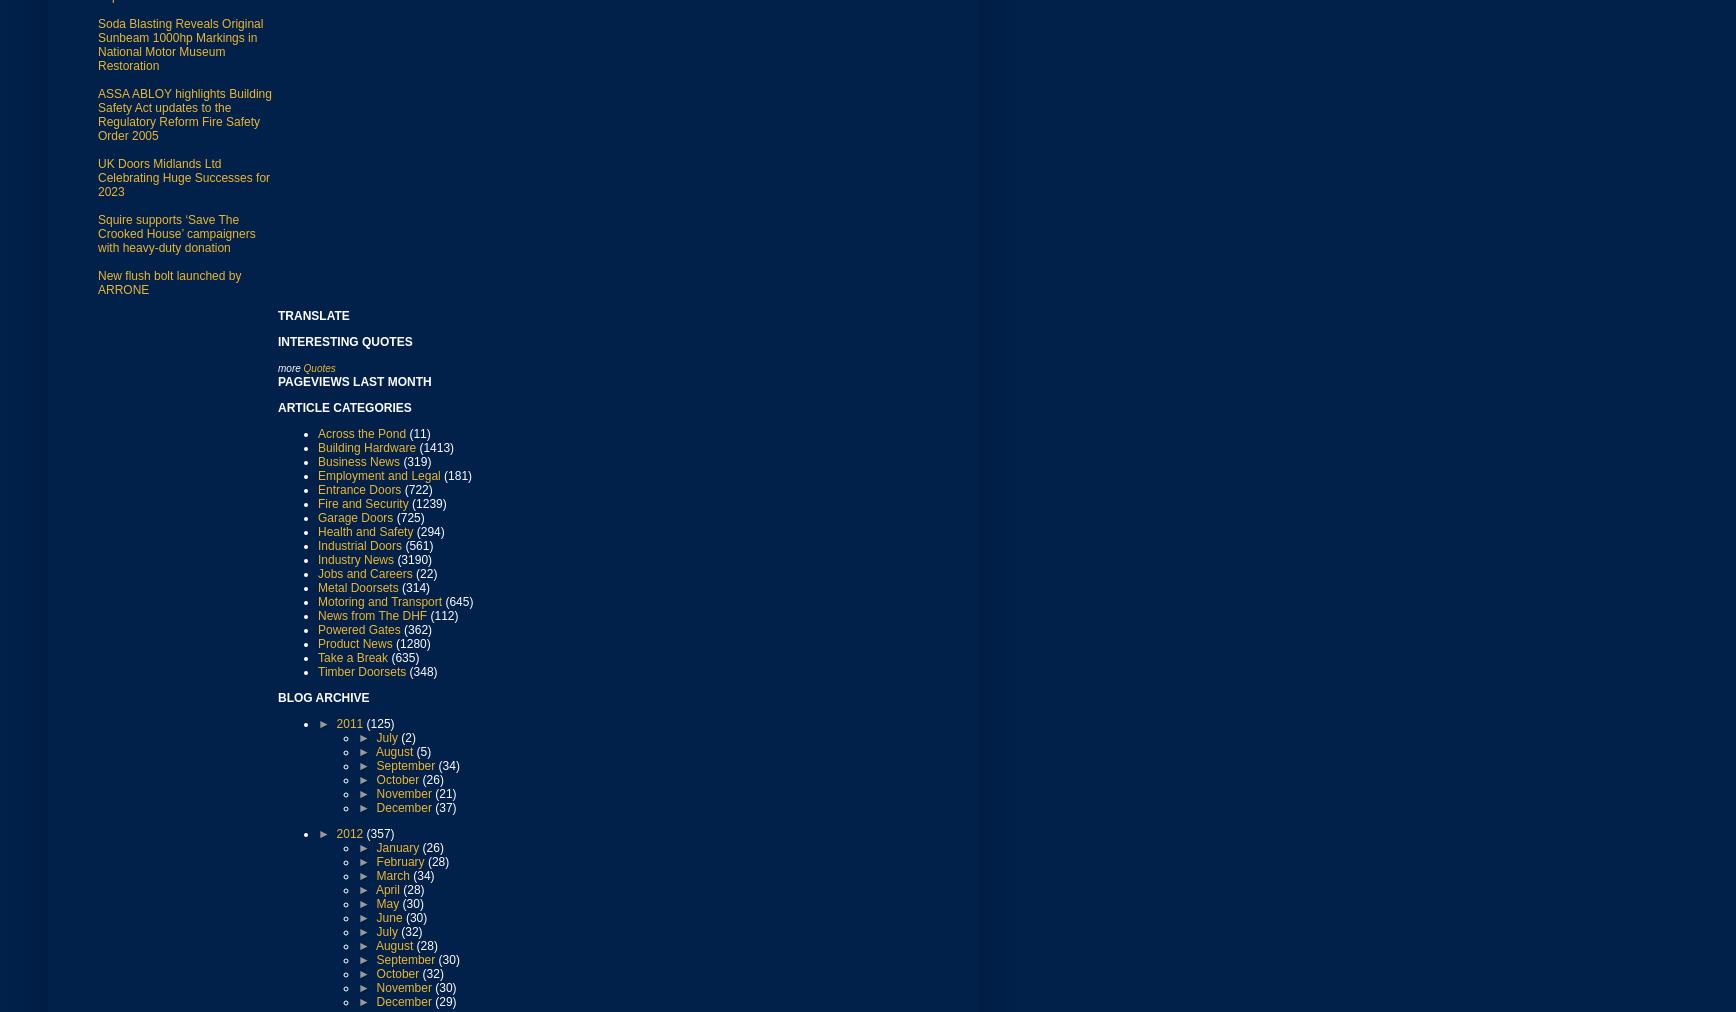 This screenshot has width=1736, height=1012. What do you see at coordinates (457, 475) in the screenshot?
I see `'(181)'` at bounding box center [457, 475].